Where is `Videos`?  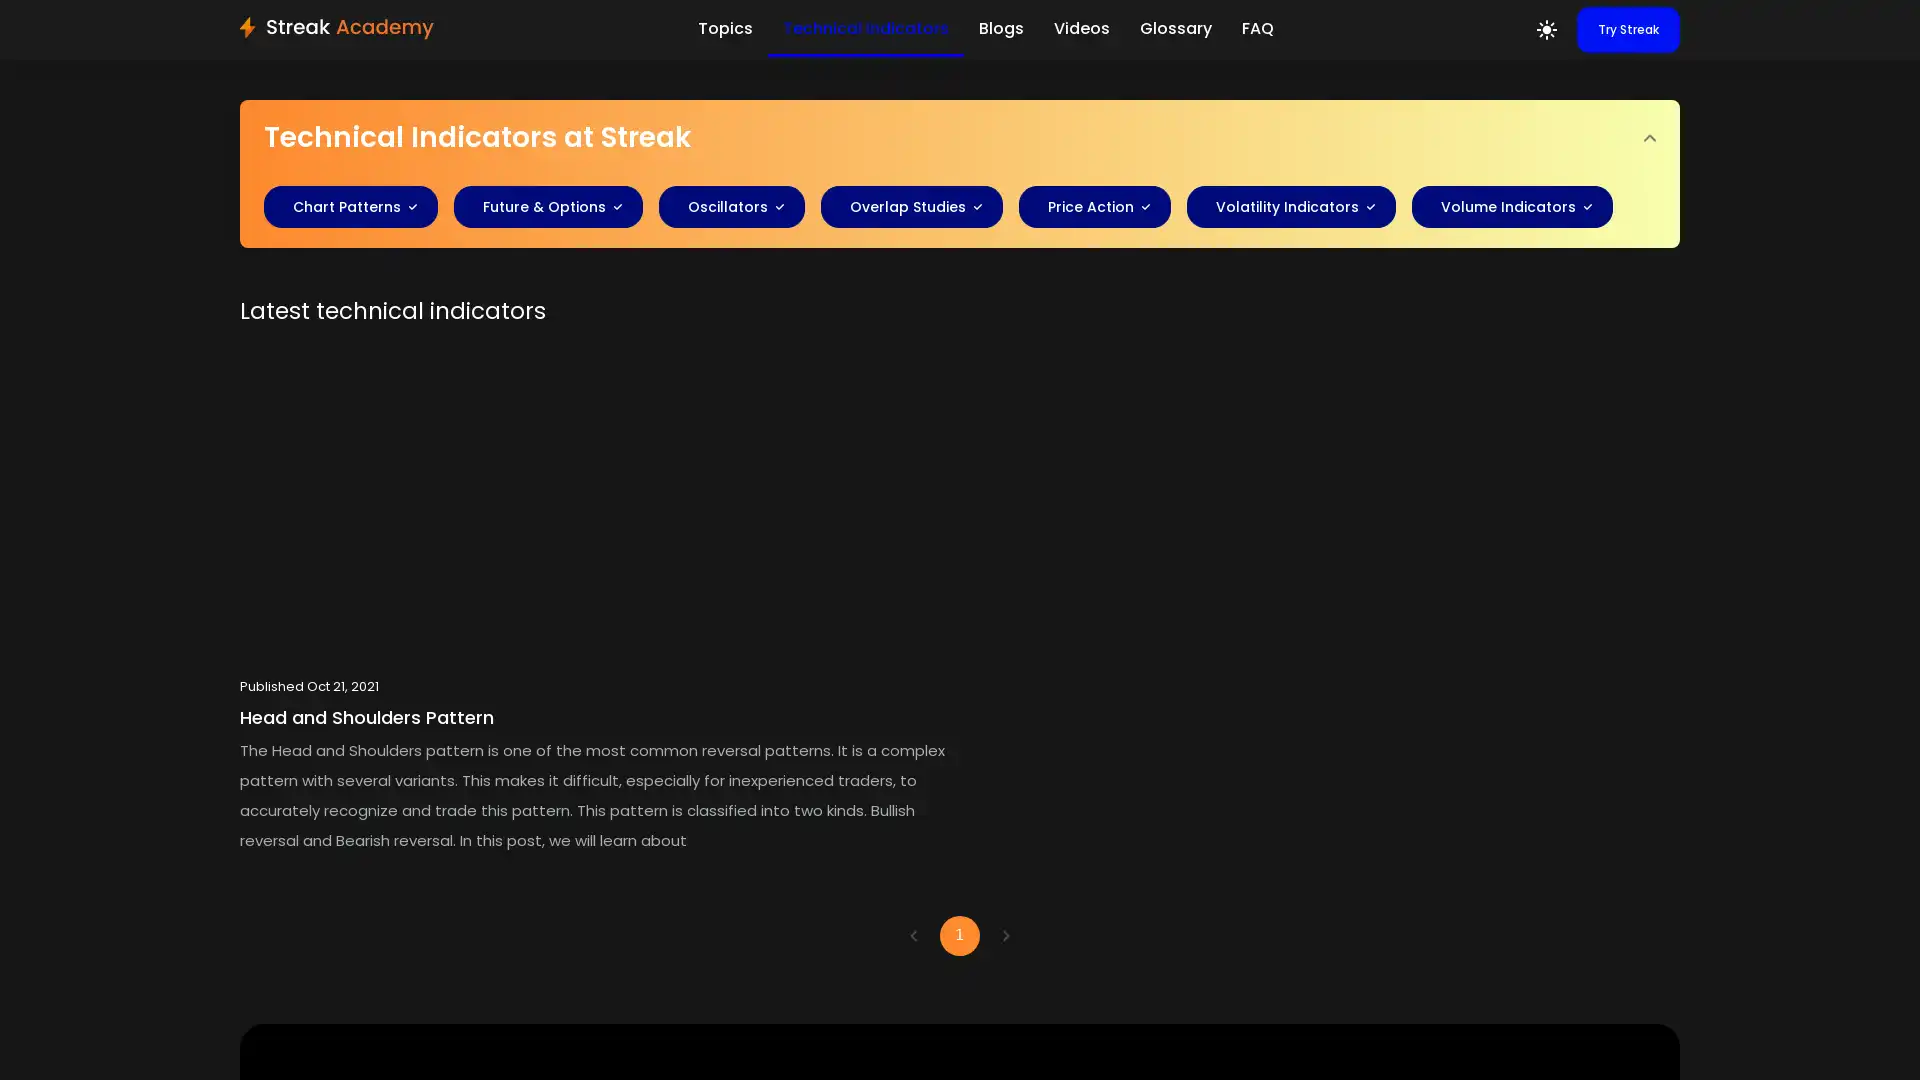
Videos is located at coordinates (1079, 27).